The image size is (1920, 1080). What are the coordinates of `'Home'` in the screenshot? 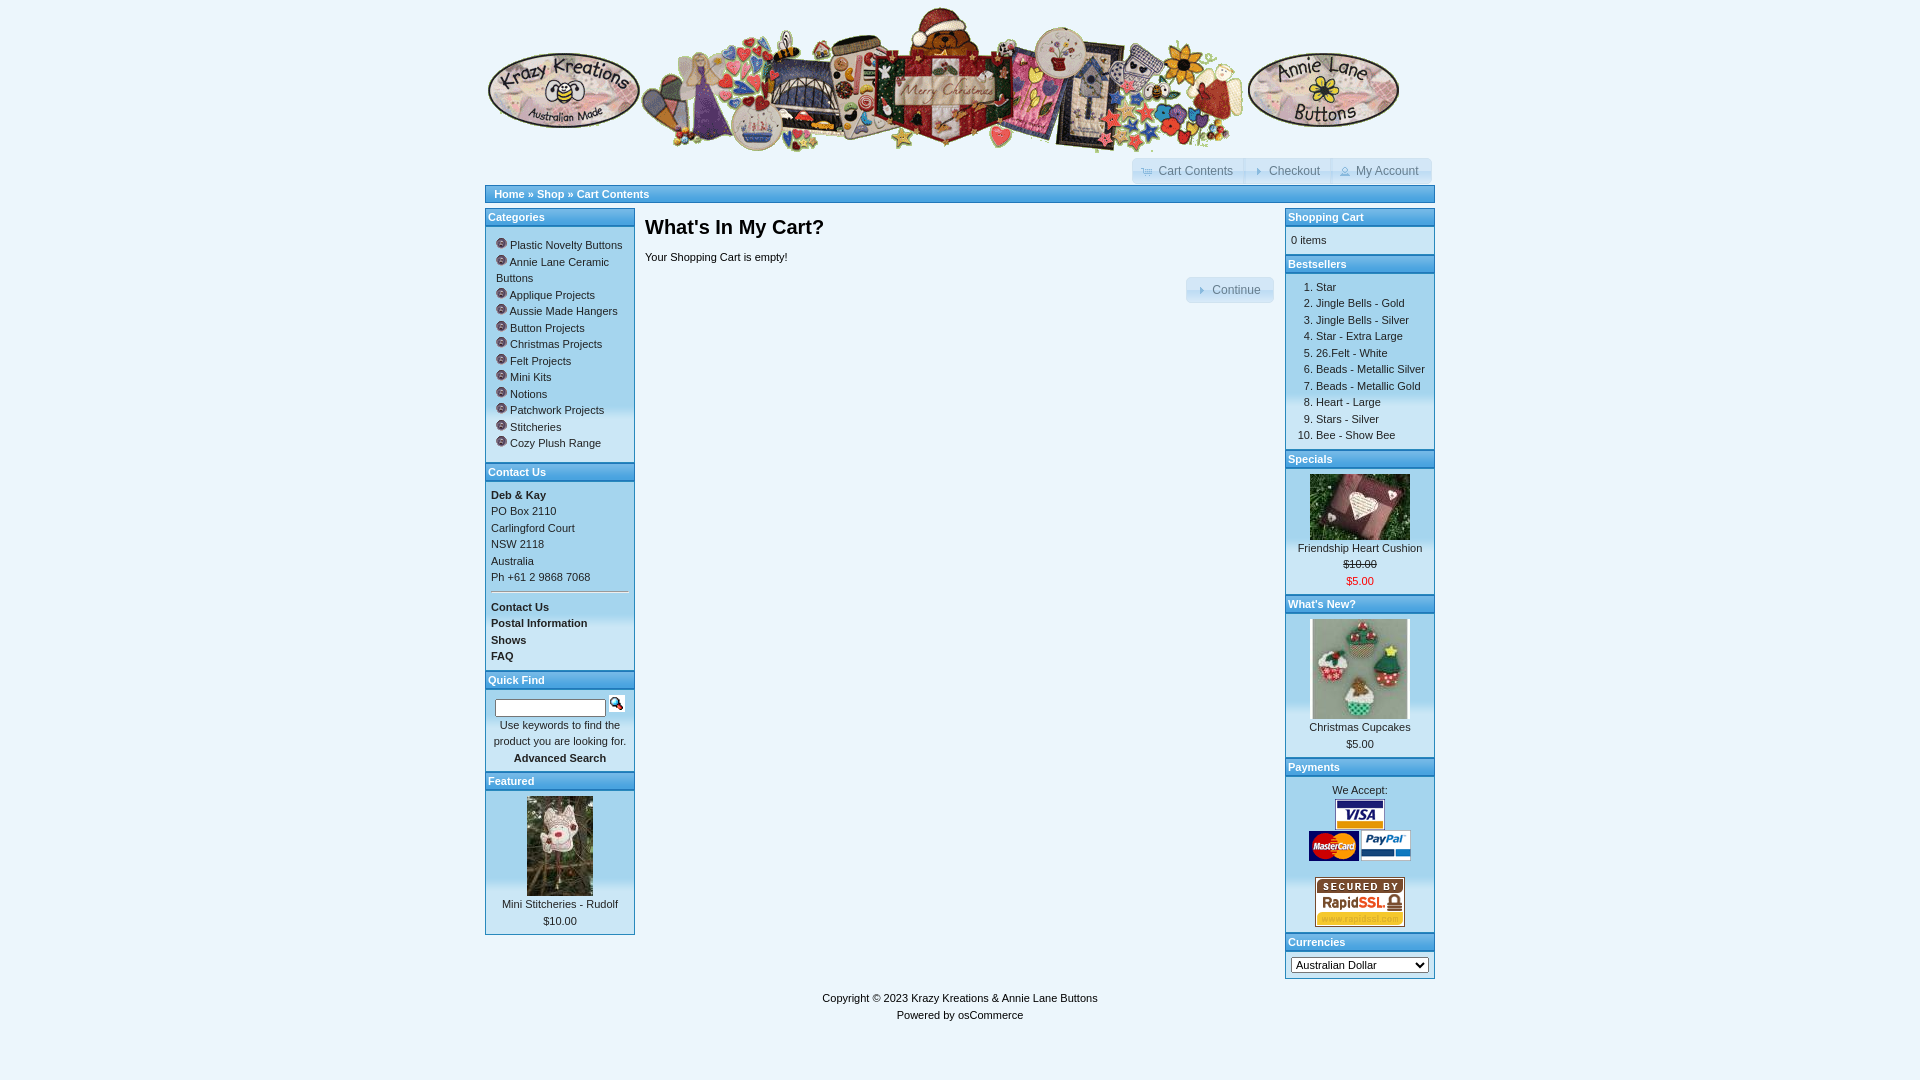 It's located at (509, 193).